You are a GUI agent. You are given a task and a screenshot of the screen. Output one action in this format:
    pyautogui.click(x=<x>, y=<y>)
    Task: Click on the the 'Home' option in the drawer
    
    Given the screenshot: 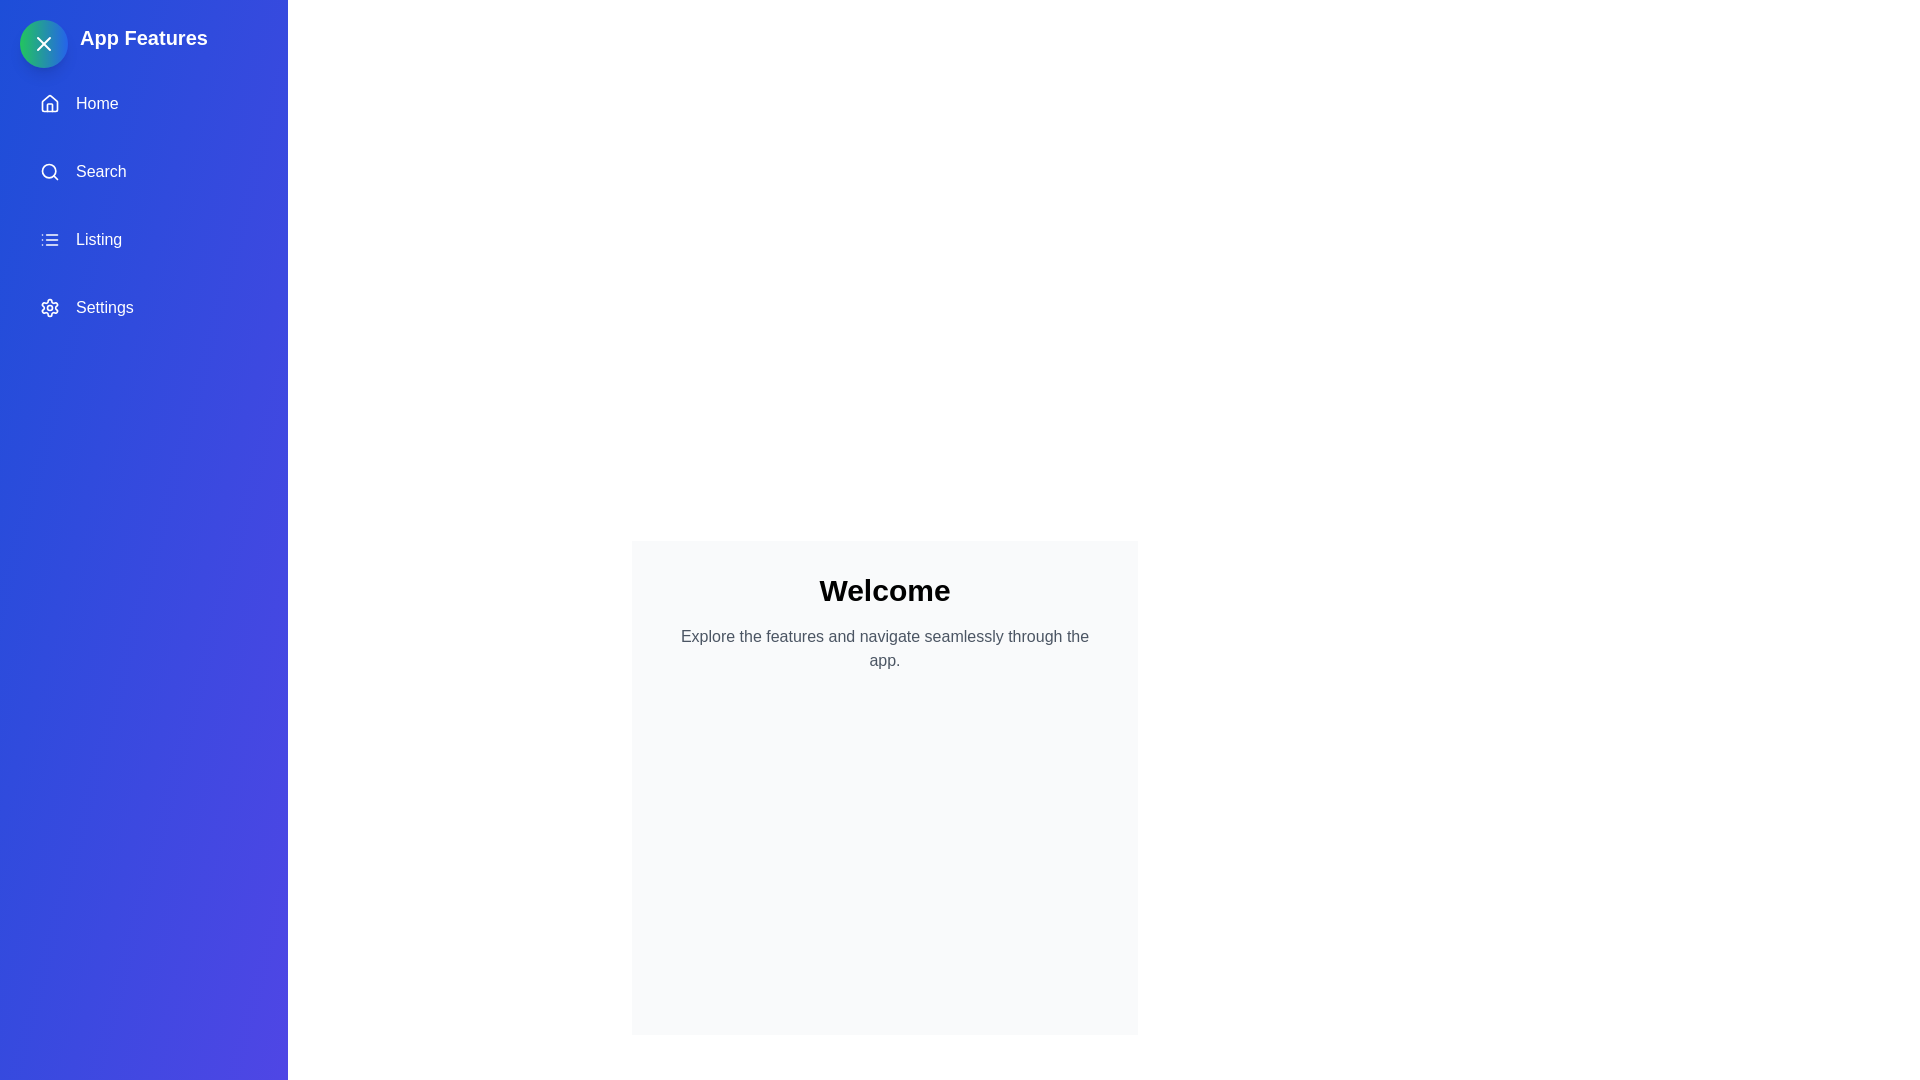 What is the action you would take?
    pyautogui.click(x=143, y=104)
    